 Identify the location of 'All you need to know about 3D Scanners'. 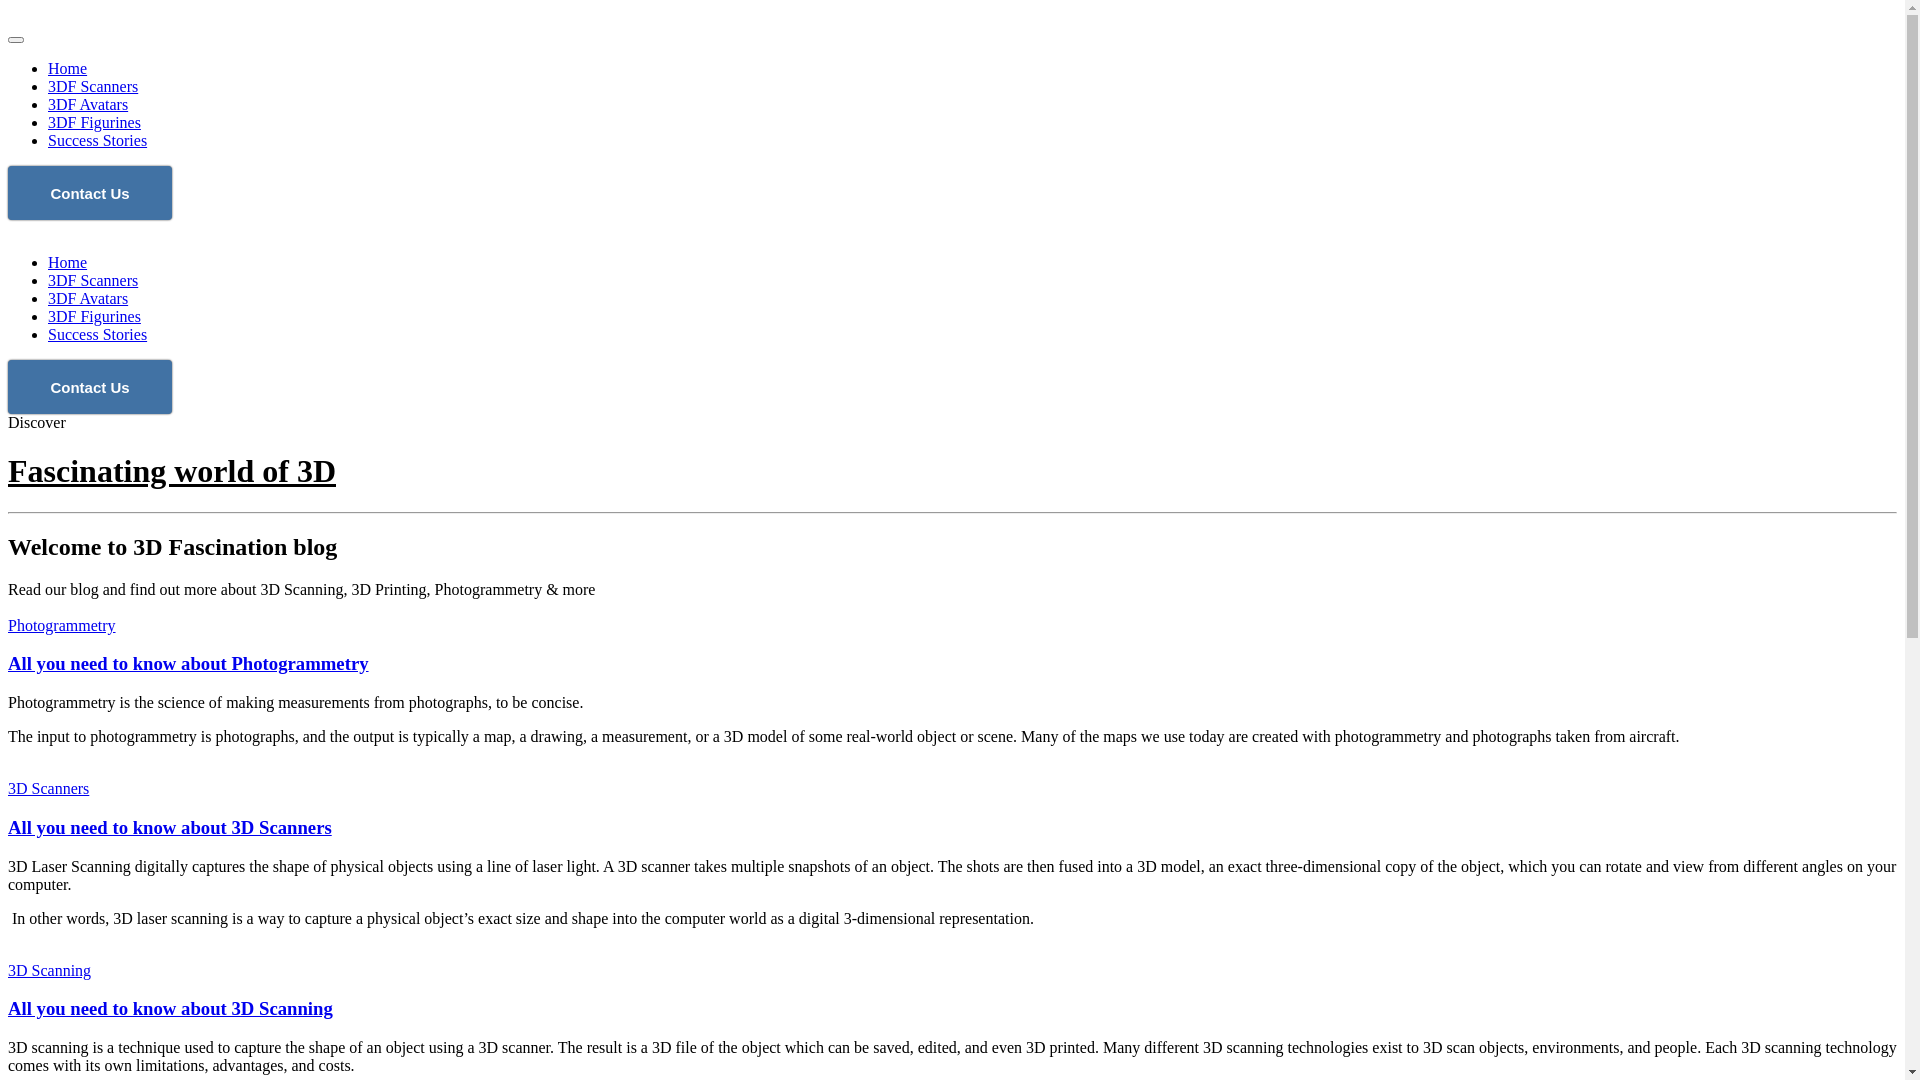
(169, 827).